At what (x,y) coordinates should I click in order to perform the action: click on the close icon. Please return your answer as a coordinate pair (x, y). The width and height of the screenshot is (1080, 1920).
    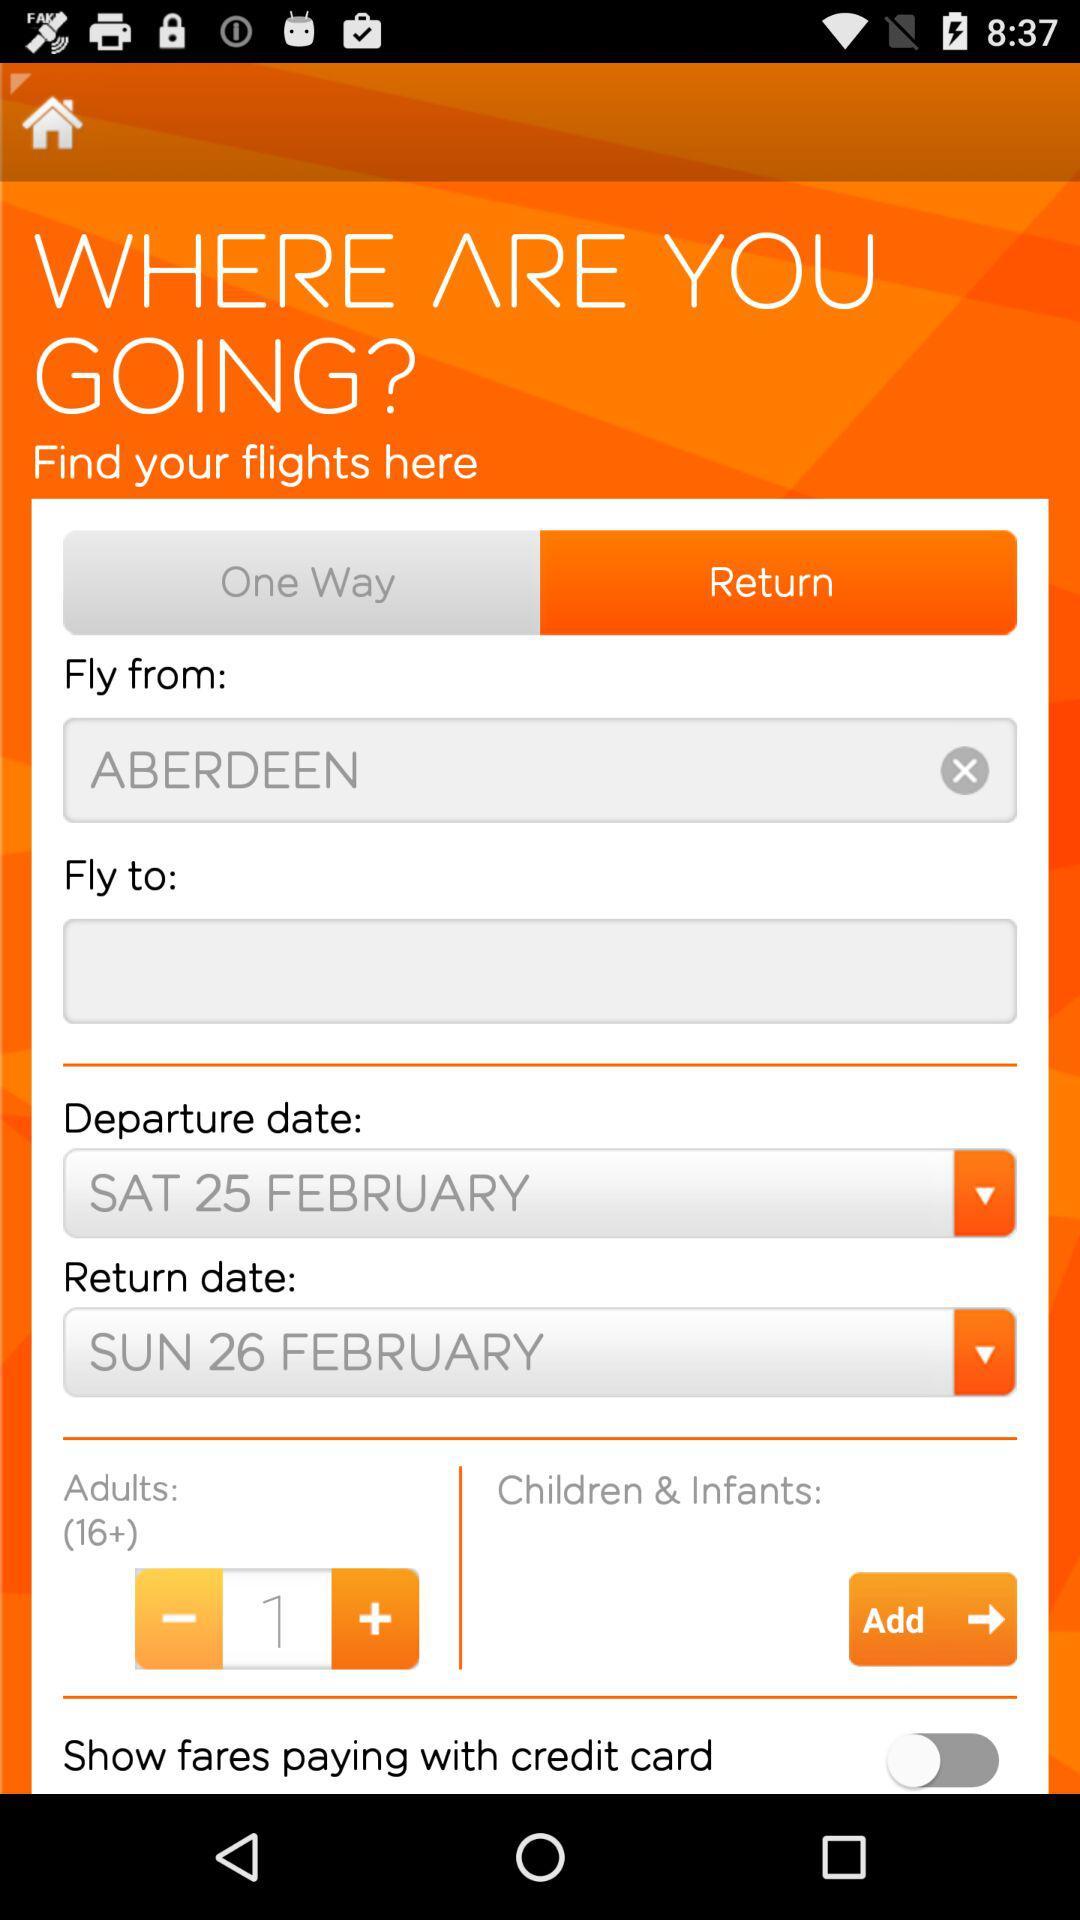
    Looking at the image, I should click on (963, 824).